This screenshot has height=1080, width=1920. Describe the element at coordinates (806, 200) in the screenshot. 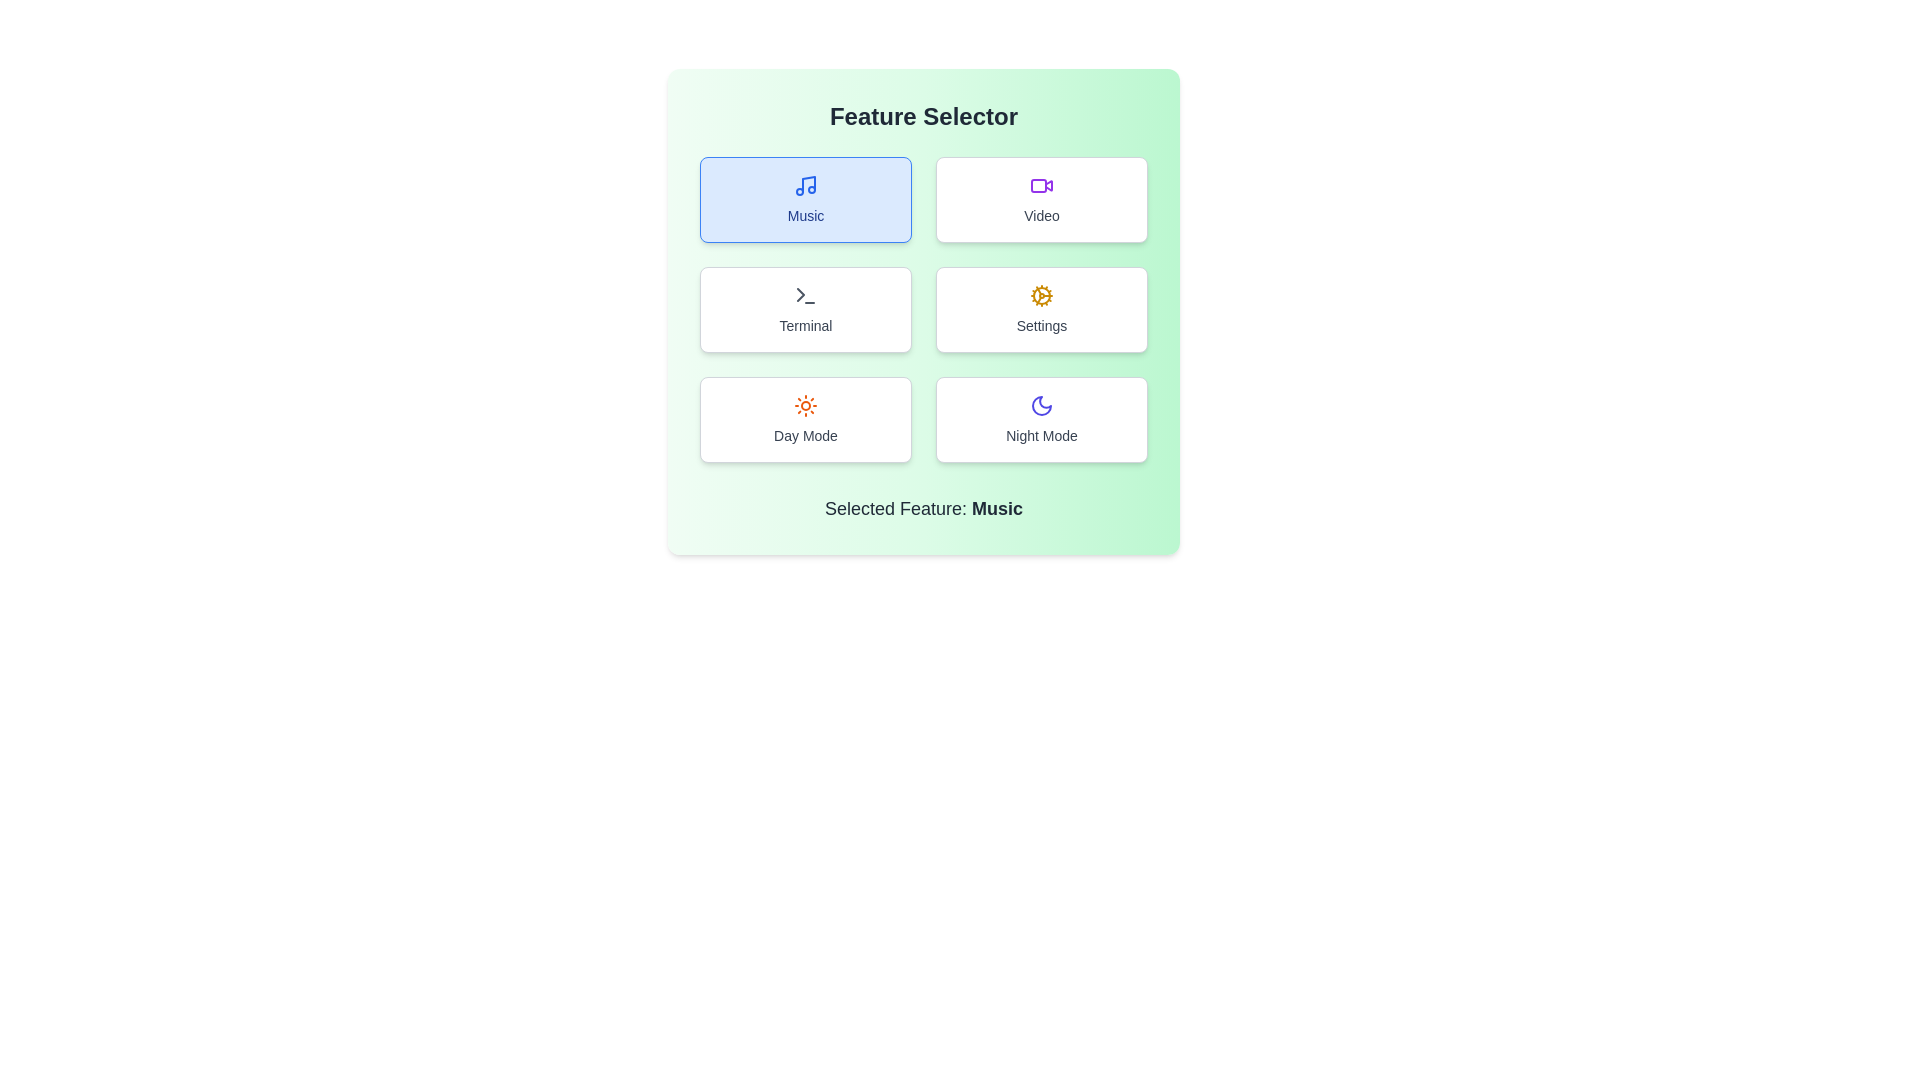

I see `the light blue 'Music' button with a music note icon` at that location.